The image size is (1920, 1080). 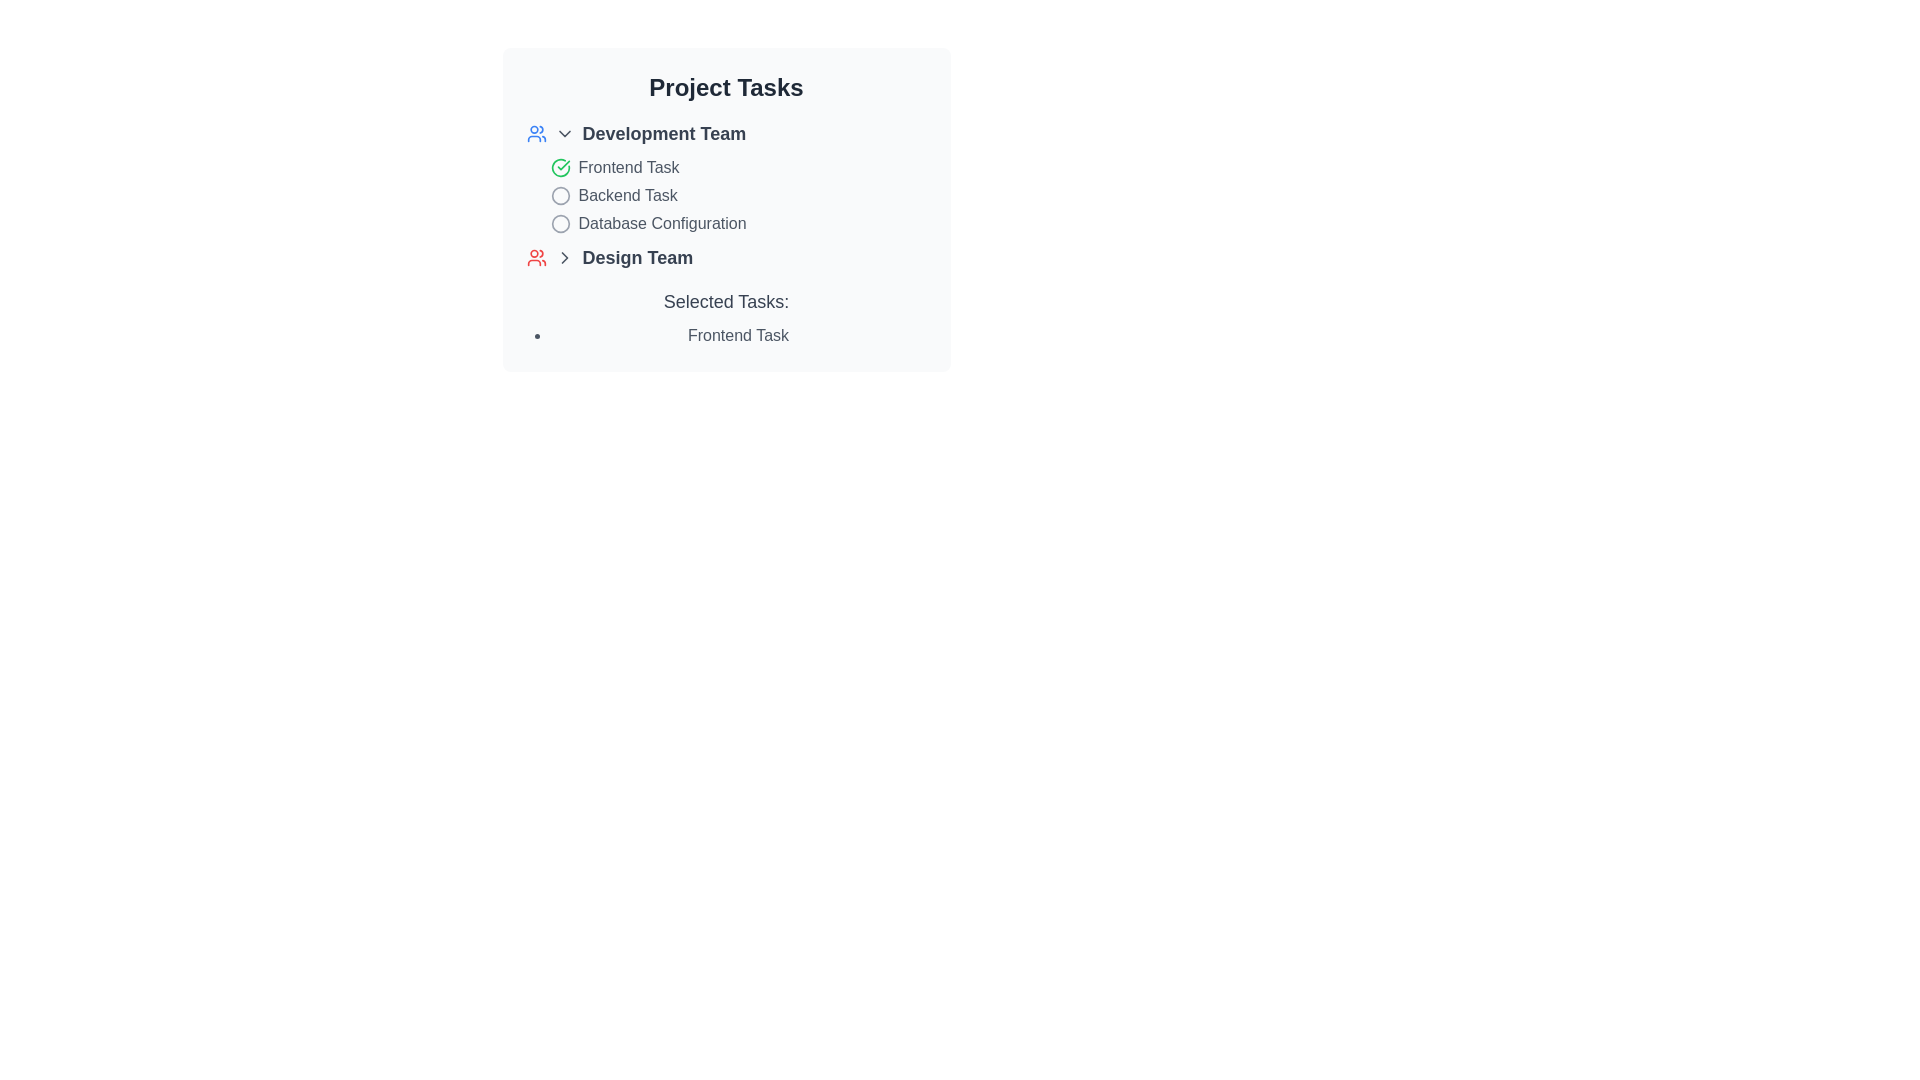 I want to click on the right-facing gray chevron icon rendered as an SVG, positioned to the left of the 'Design Team' text in the 'Project Tasks' panel, so click(x=563, y=257).